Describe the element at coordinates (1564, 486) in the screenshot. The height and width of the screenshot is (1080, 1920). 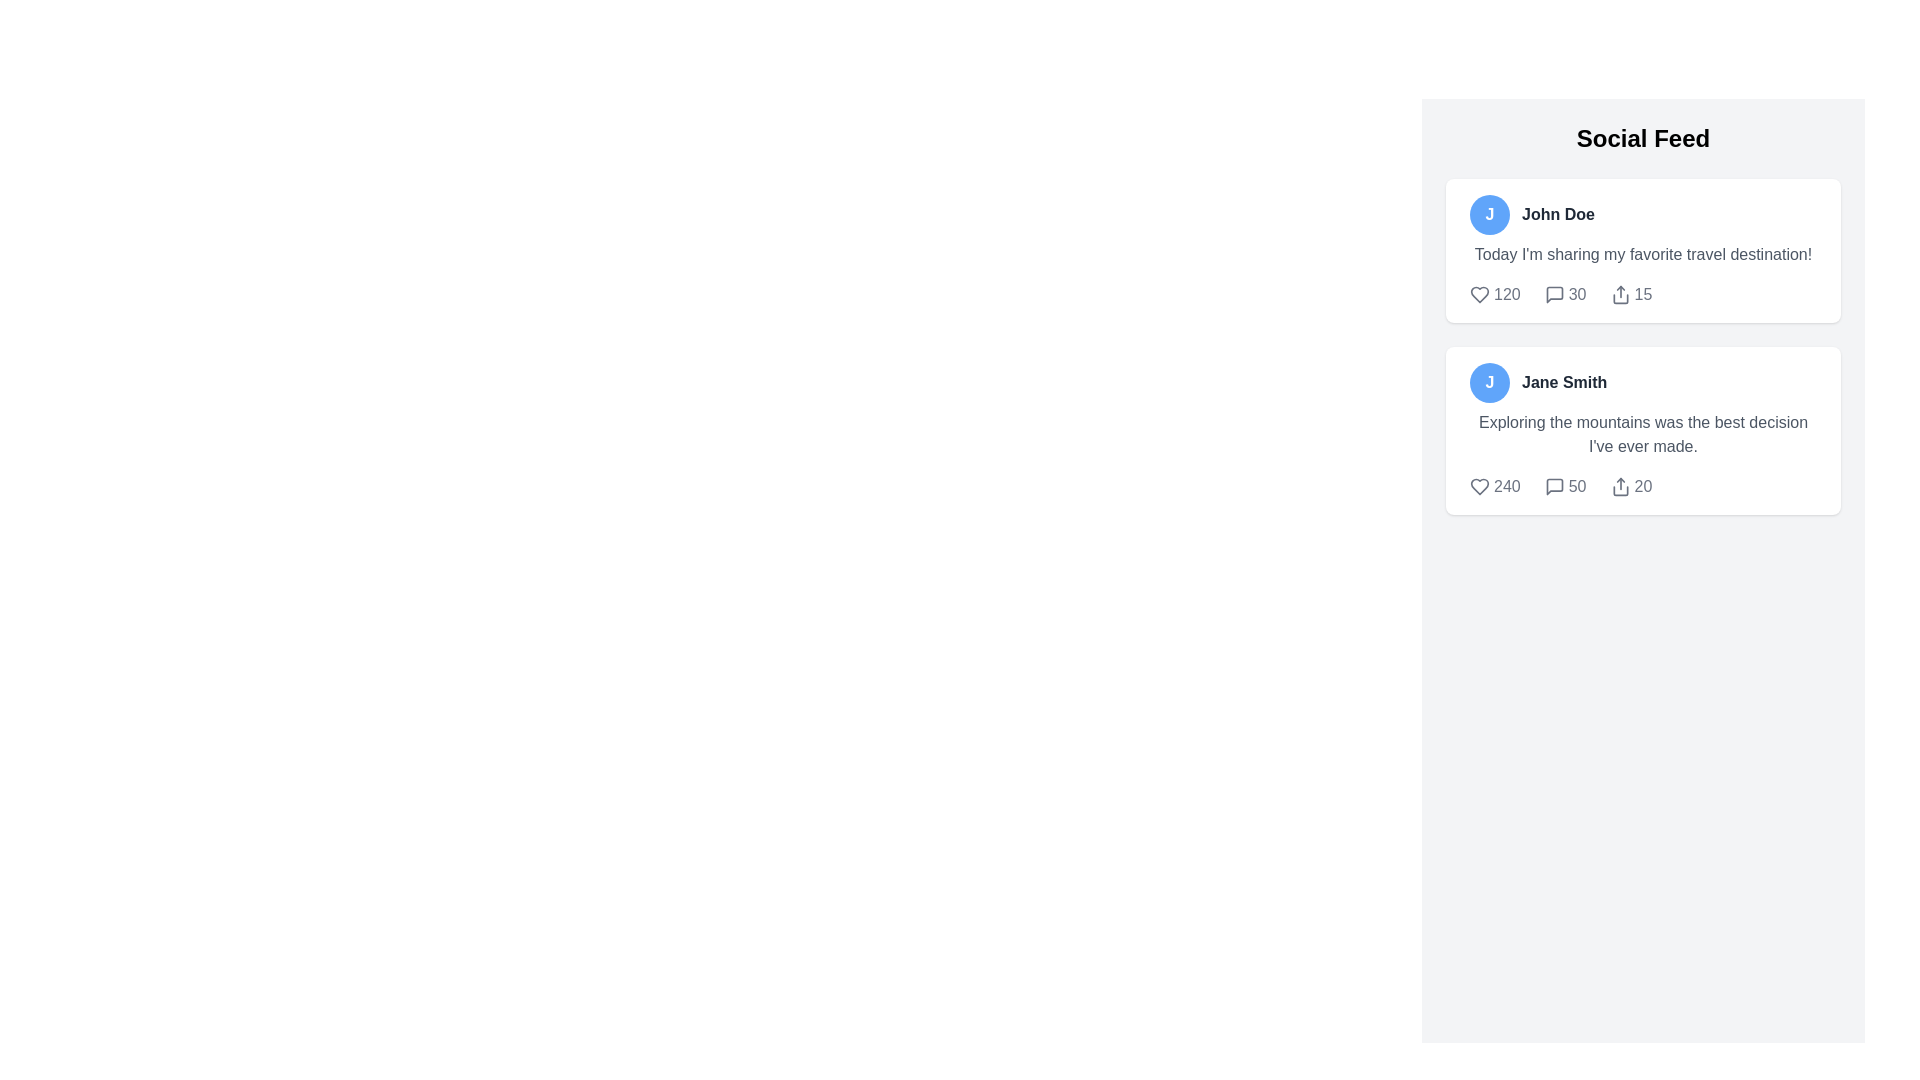
I see `the numeric text '50' next to the speech bubble icon indicating comments or messages, which is the second interactive metric under the post by 'Jane Smith'` at that location.